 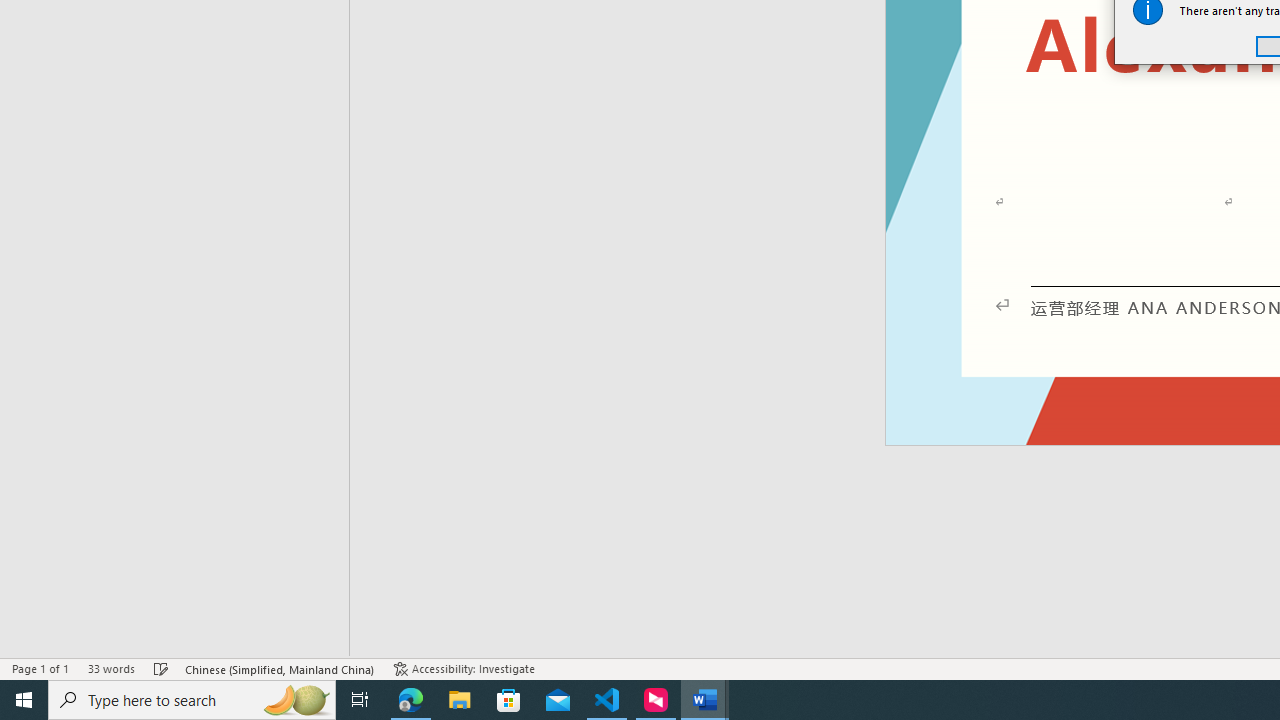 What do you see at coordinates (410, 698) in the screenshot?
I see `'Microsoft Edge - 1 running window'` at bounding box center [410, 698].